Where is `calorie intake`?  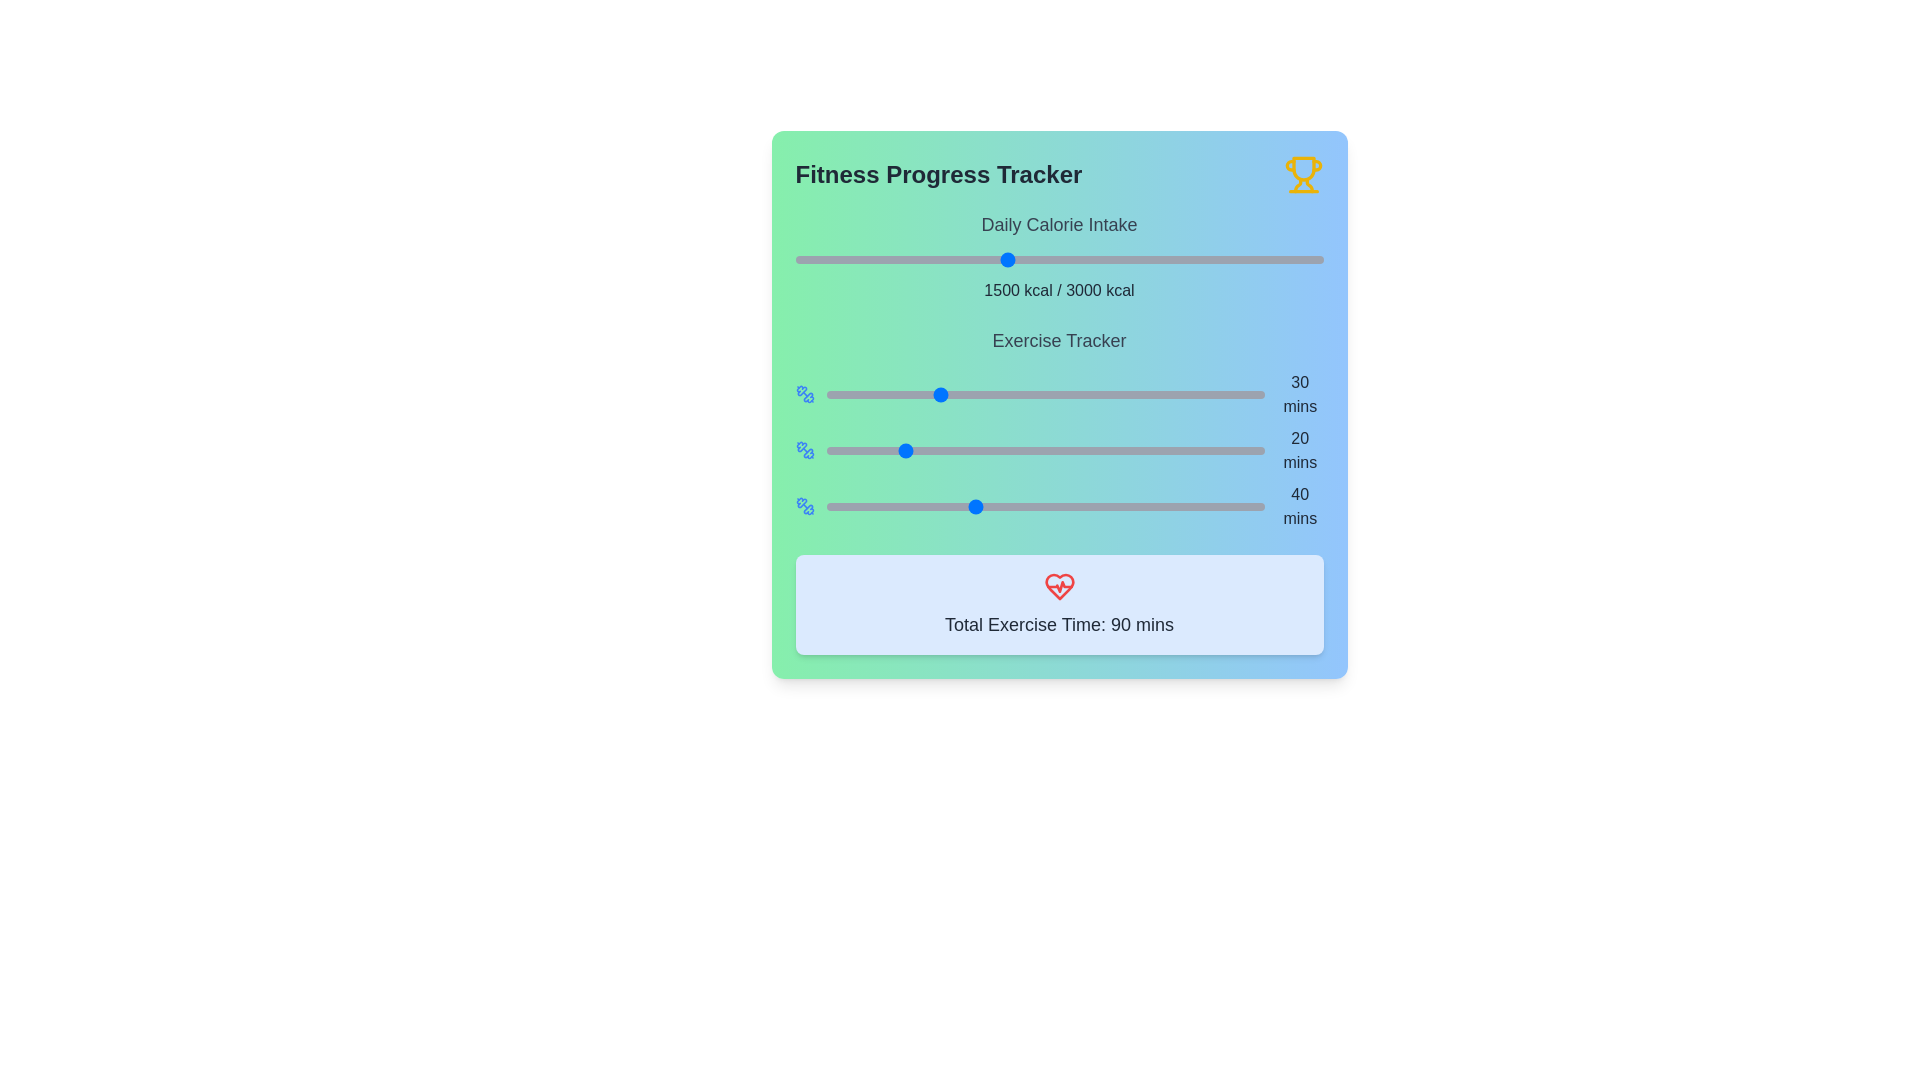 calorie intake is located at coordinates (966, 258).